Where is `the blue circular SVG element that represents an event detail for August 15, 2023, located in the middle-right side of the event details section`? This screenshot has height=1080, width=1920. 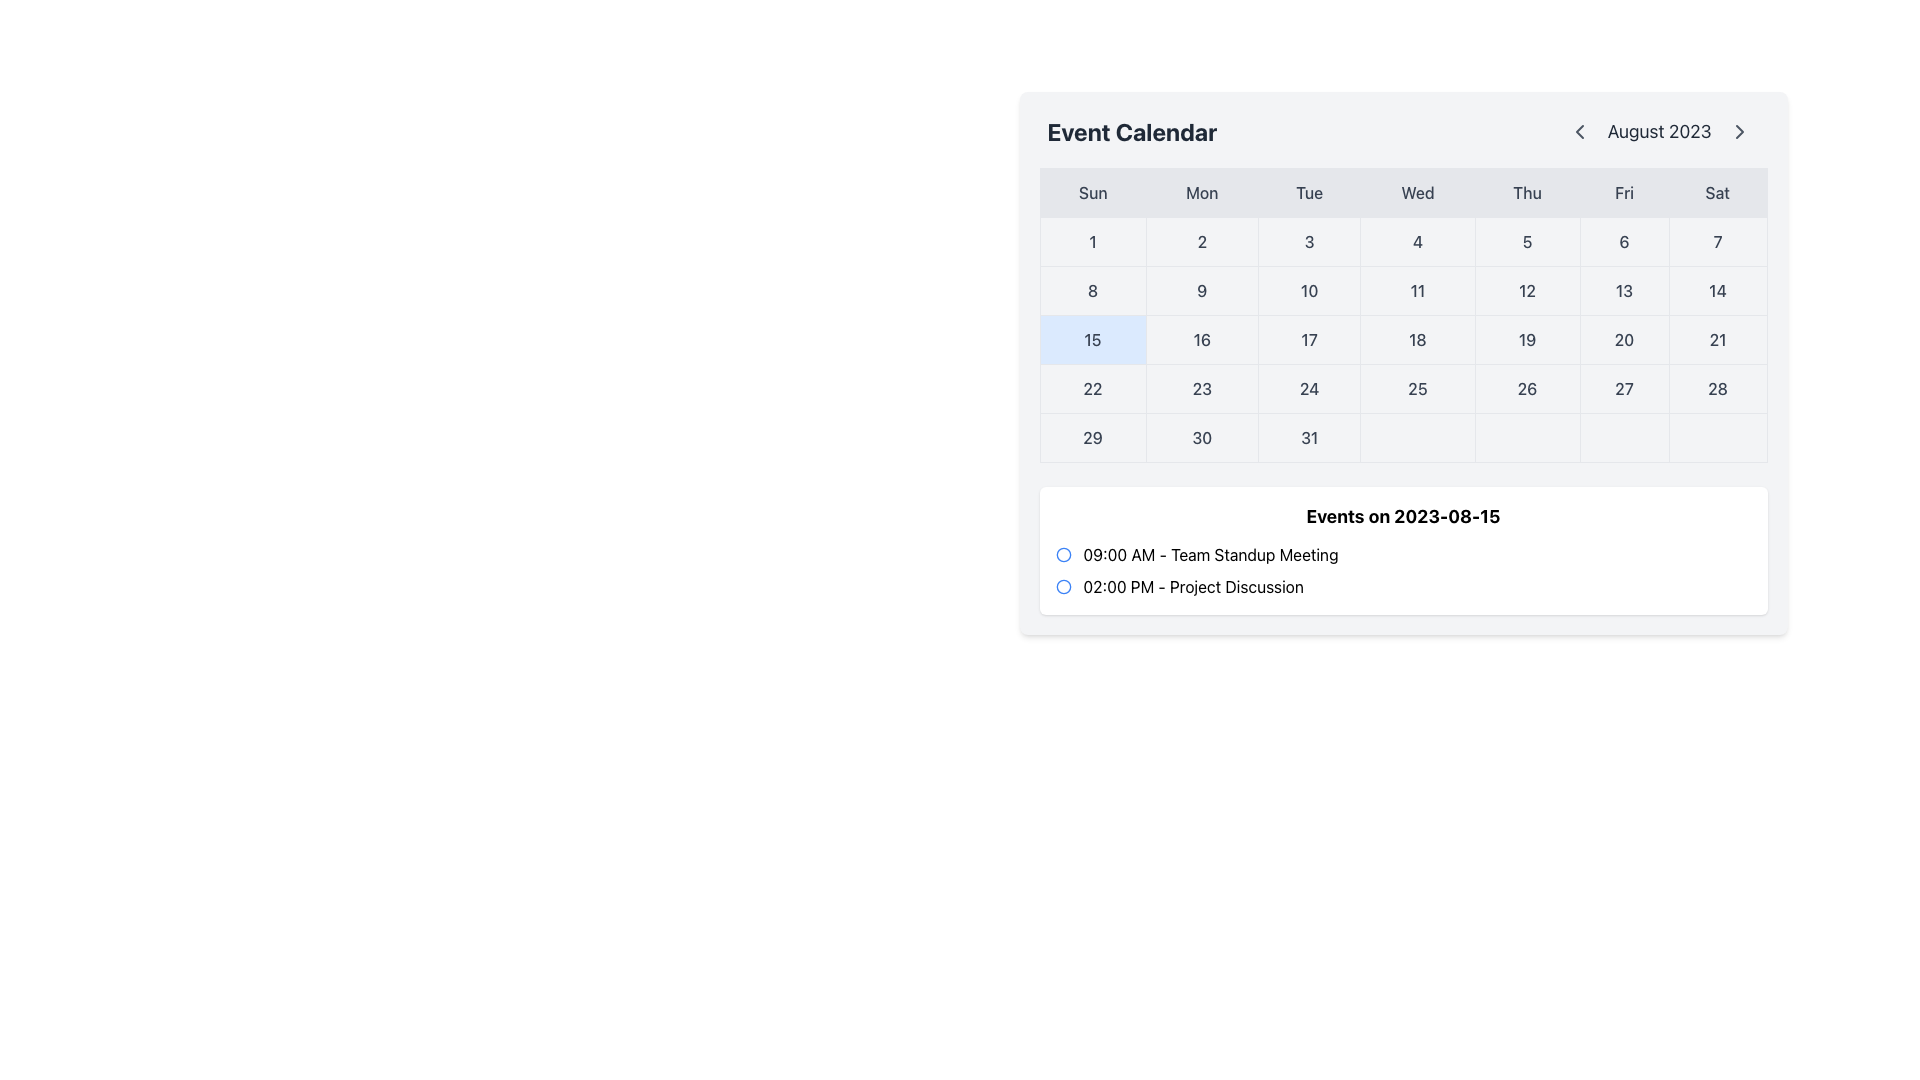
the blue circular SVG element that represents an event detail for August 15, 2023, located in the middle-right side of the event details section is located at coordinates (1062, 555).